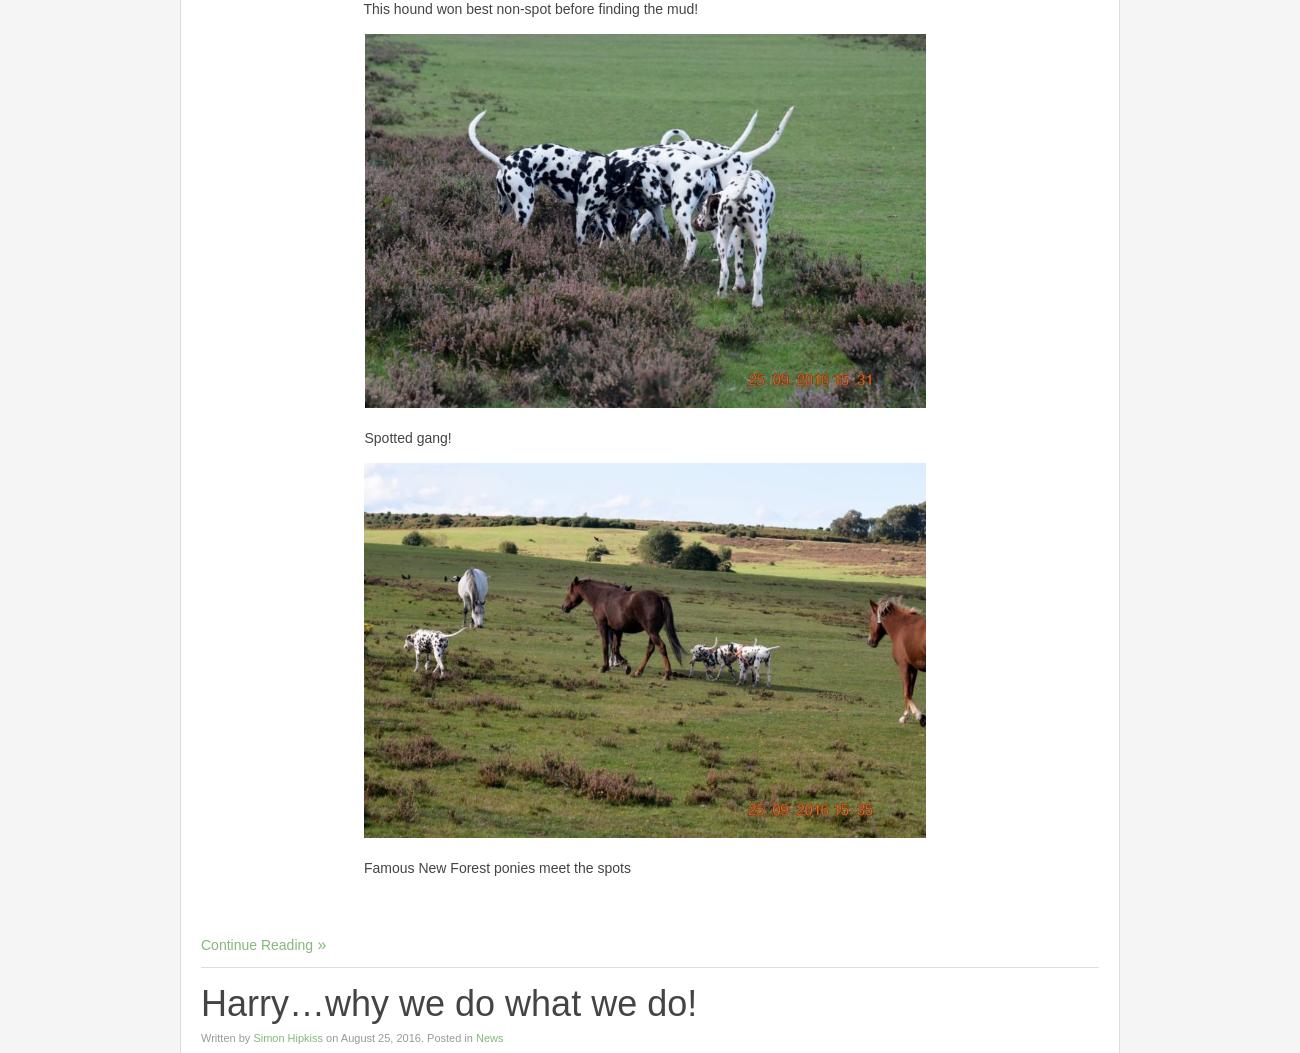 The height and width of the screenshot is (1053, 1300). What do you see at coordinates (446, 1035) in the screenshot?
I see `'. Posted in'` at bounding box center [446, 1035].